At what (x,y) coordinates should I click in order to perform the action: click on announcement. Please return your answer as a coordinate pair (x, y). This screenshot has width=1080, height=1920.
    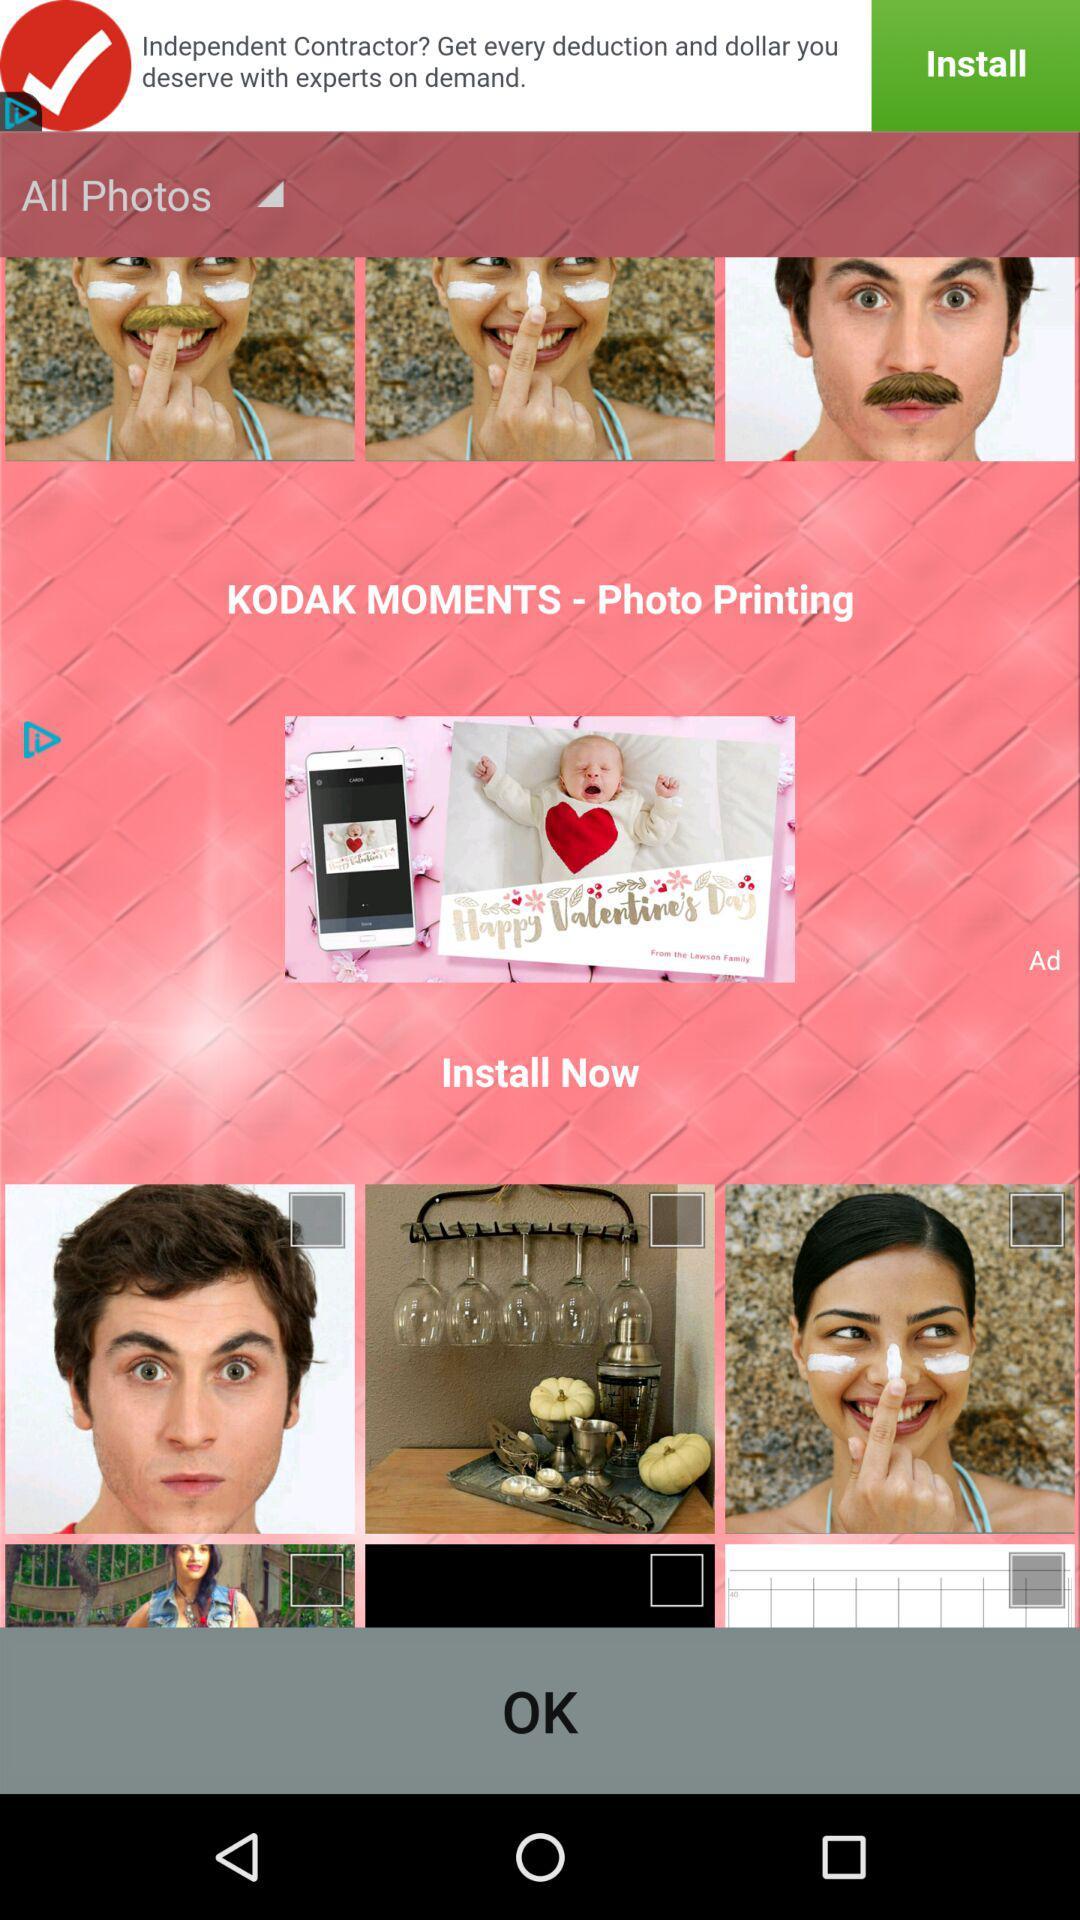
    Looking at the image, I should click on (540, 65).